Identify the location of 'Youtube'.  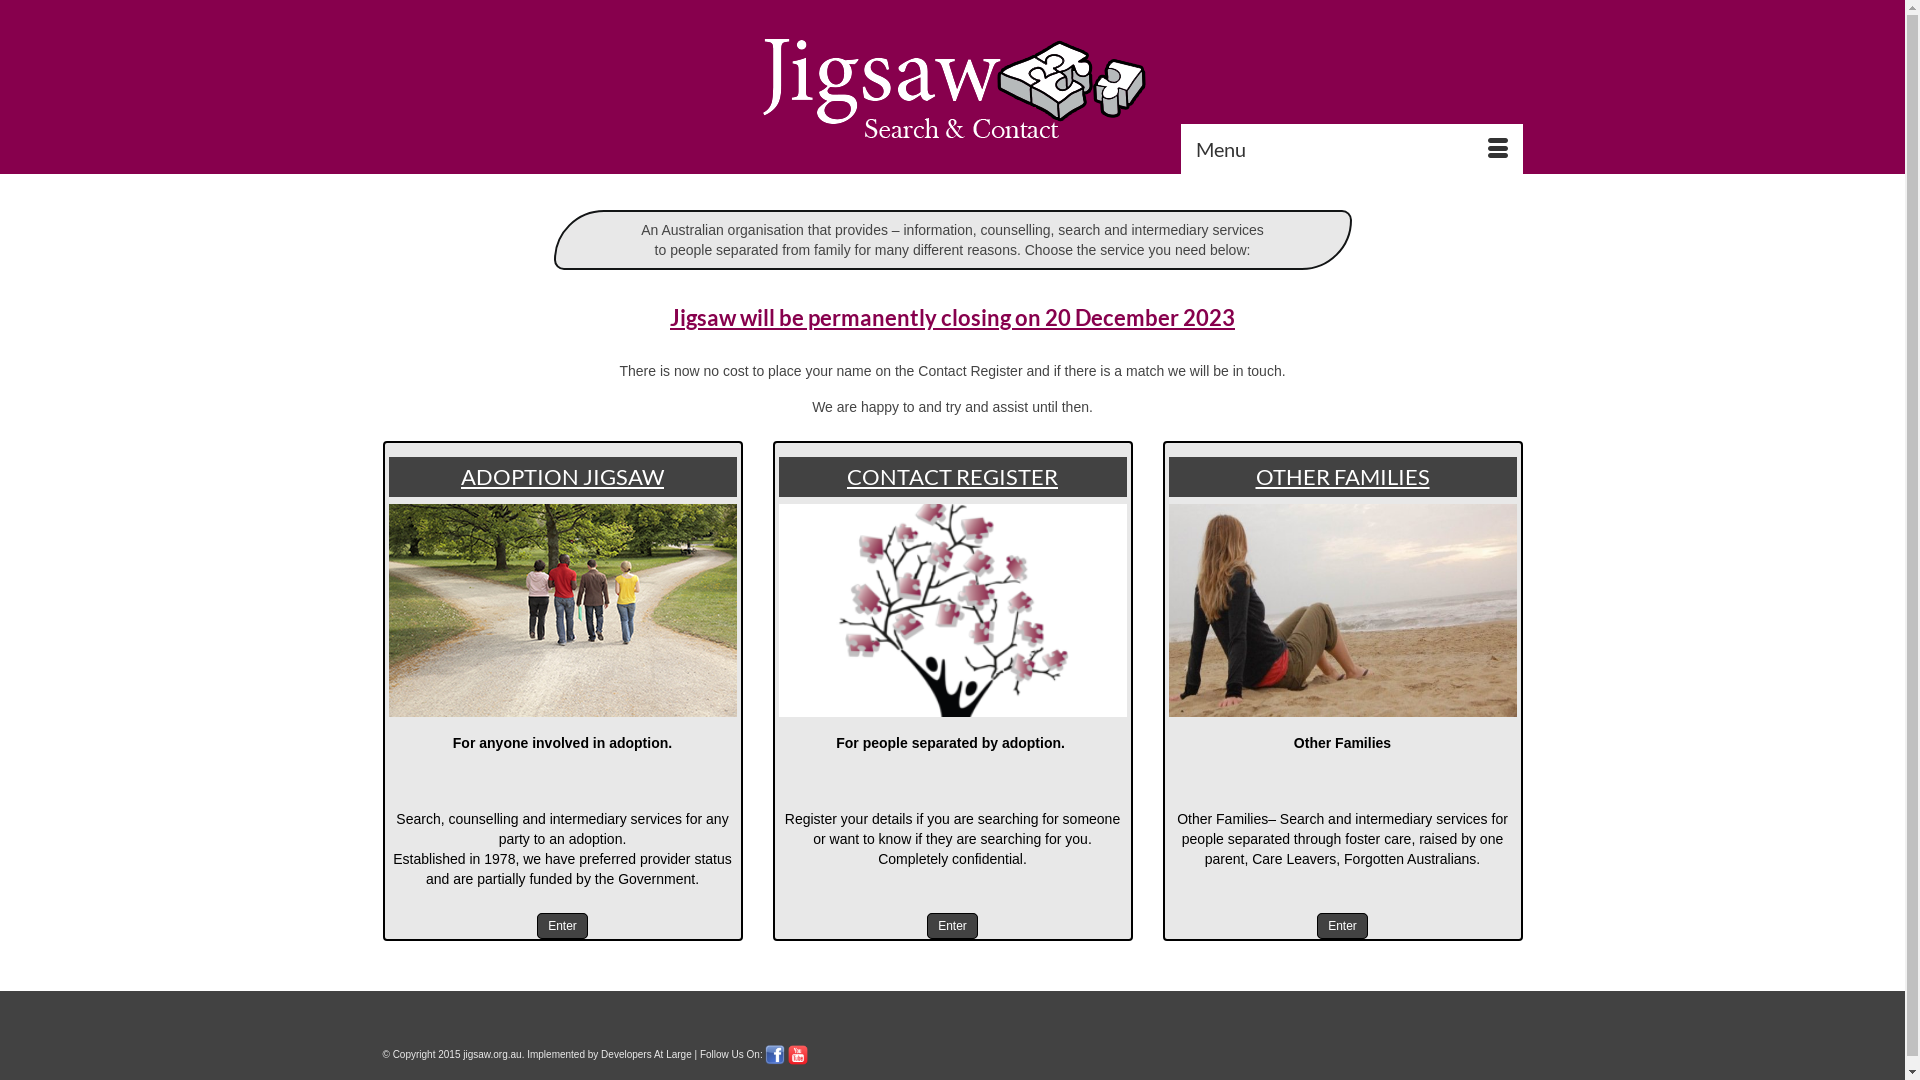
(786, 1053).